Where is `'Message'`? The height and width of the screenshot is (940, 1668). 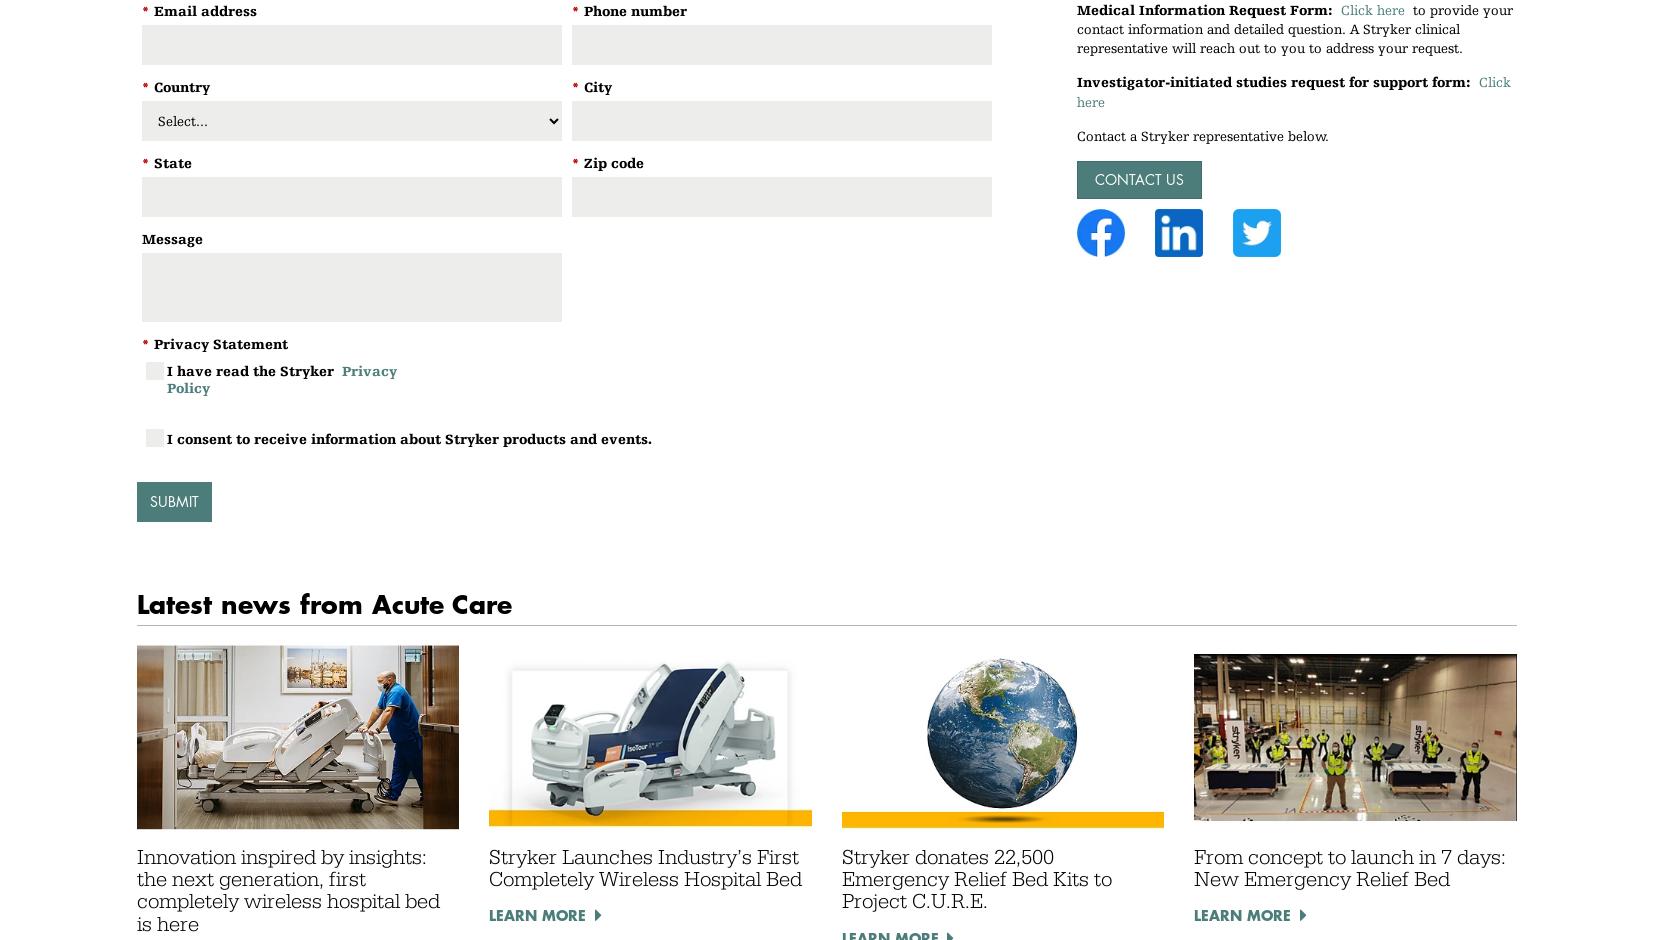
'Message' is located at coordinates (140, 239).